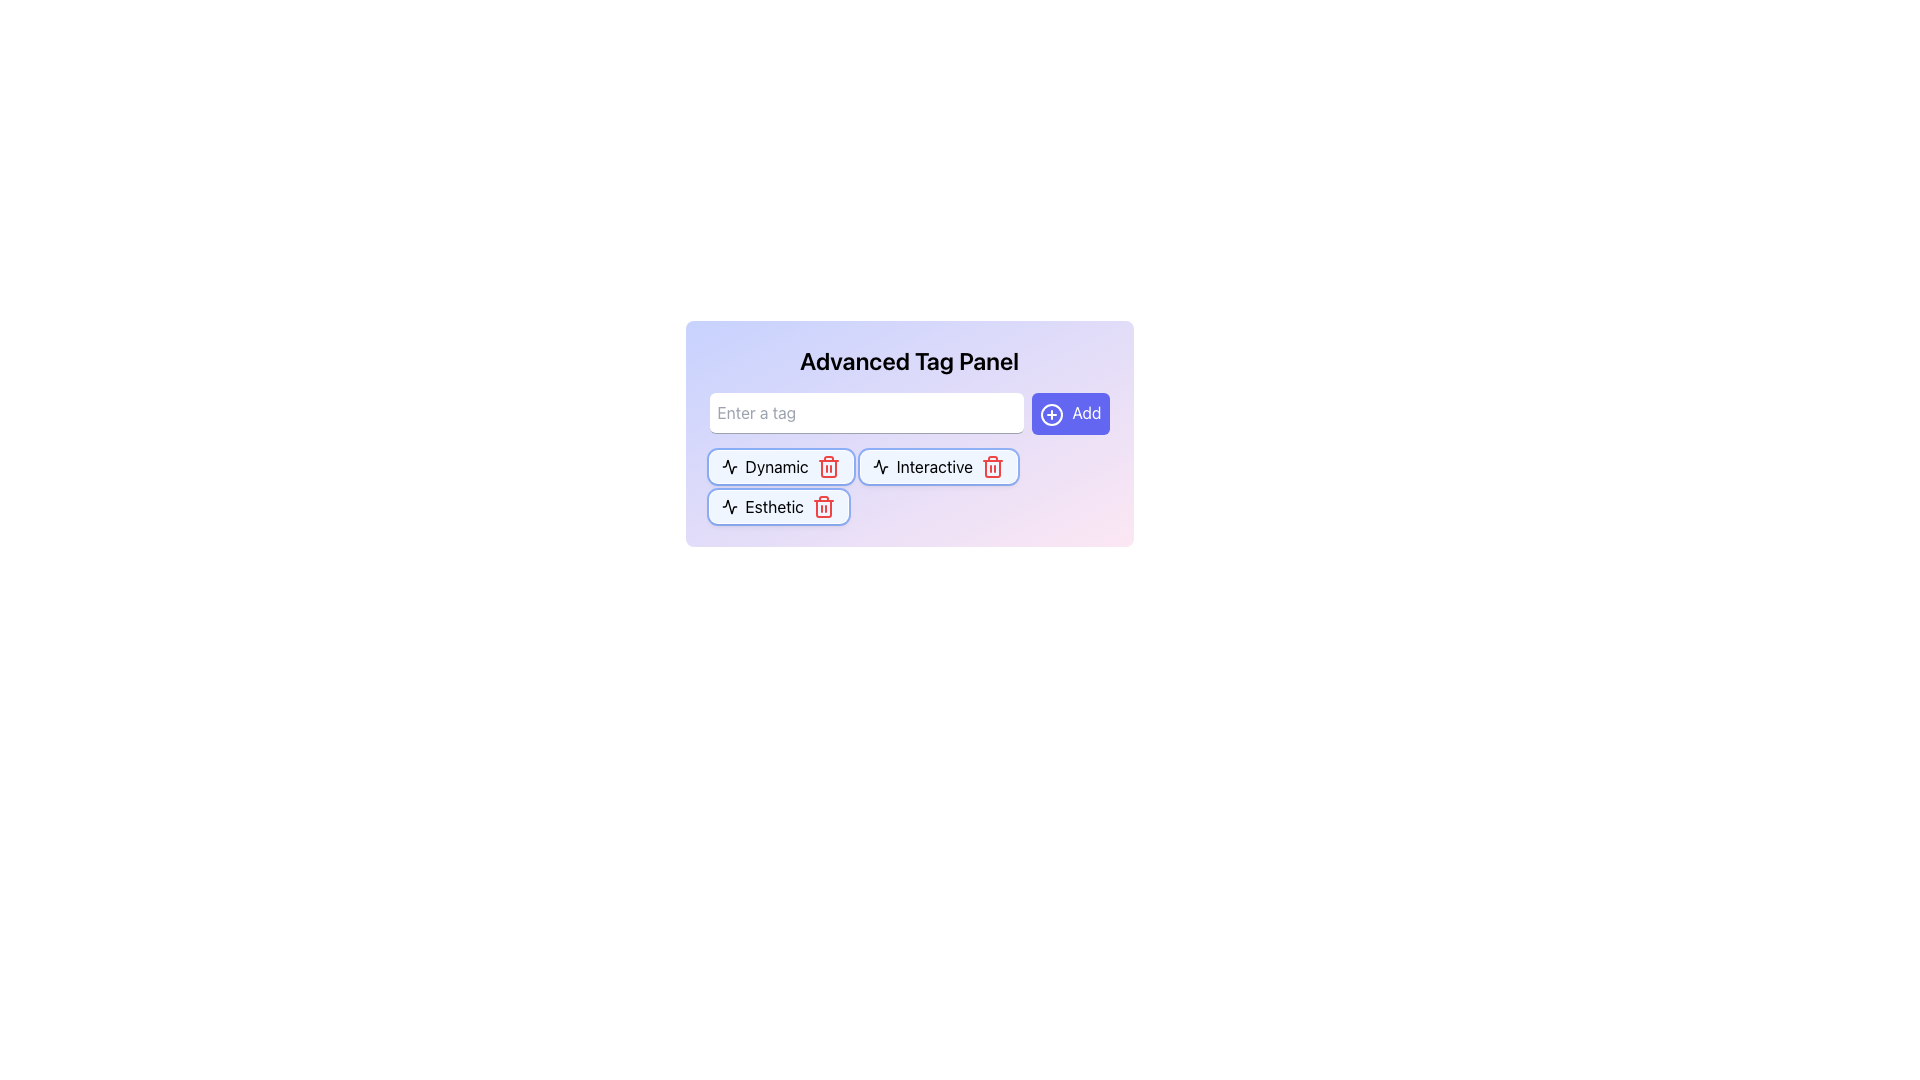 The height and width of the screenshot is (1080, 1920). What do you see at coordinates (933, 466) in the screenshot?
I see `label displaying 'Interactive' within the tag-like UI component, which is the second tag in the row of tags in the 'Advanced Tag Panel'` at bounding box center [933, 466].